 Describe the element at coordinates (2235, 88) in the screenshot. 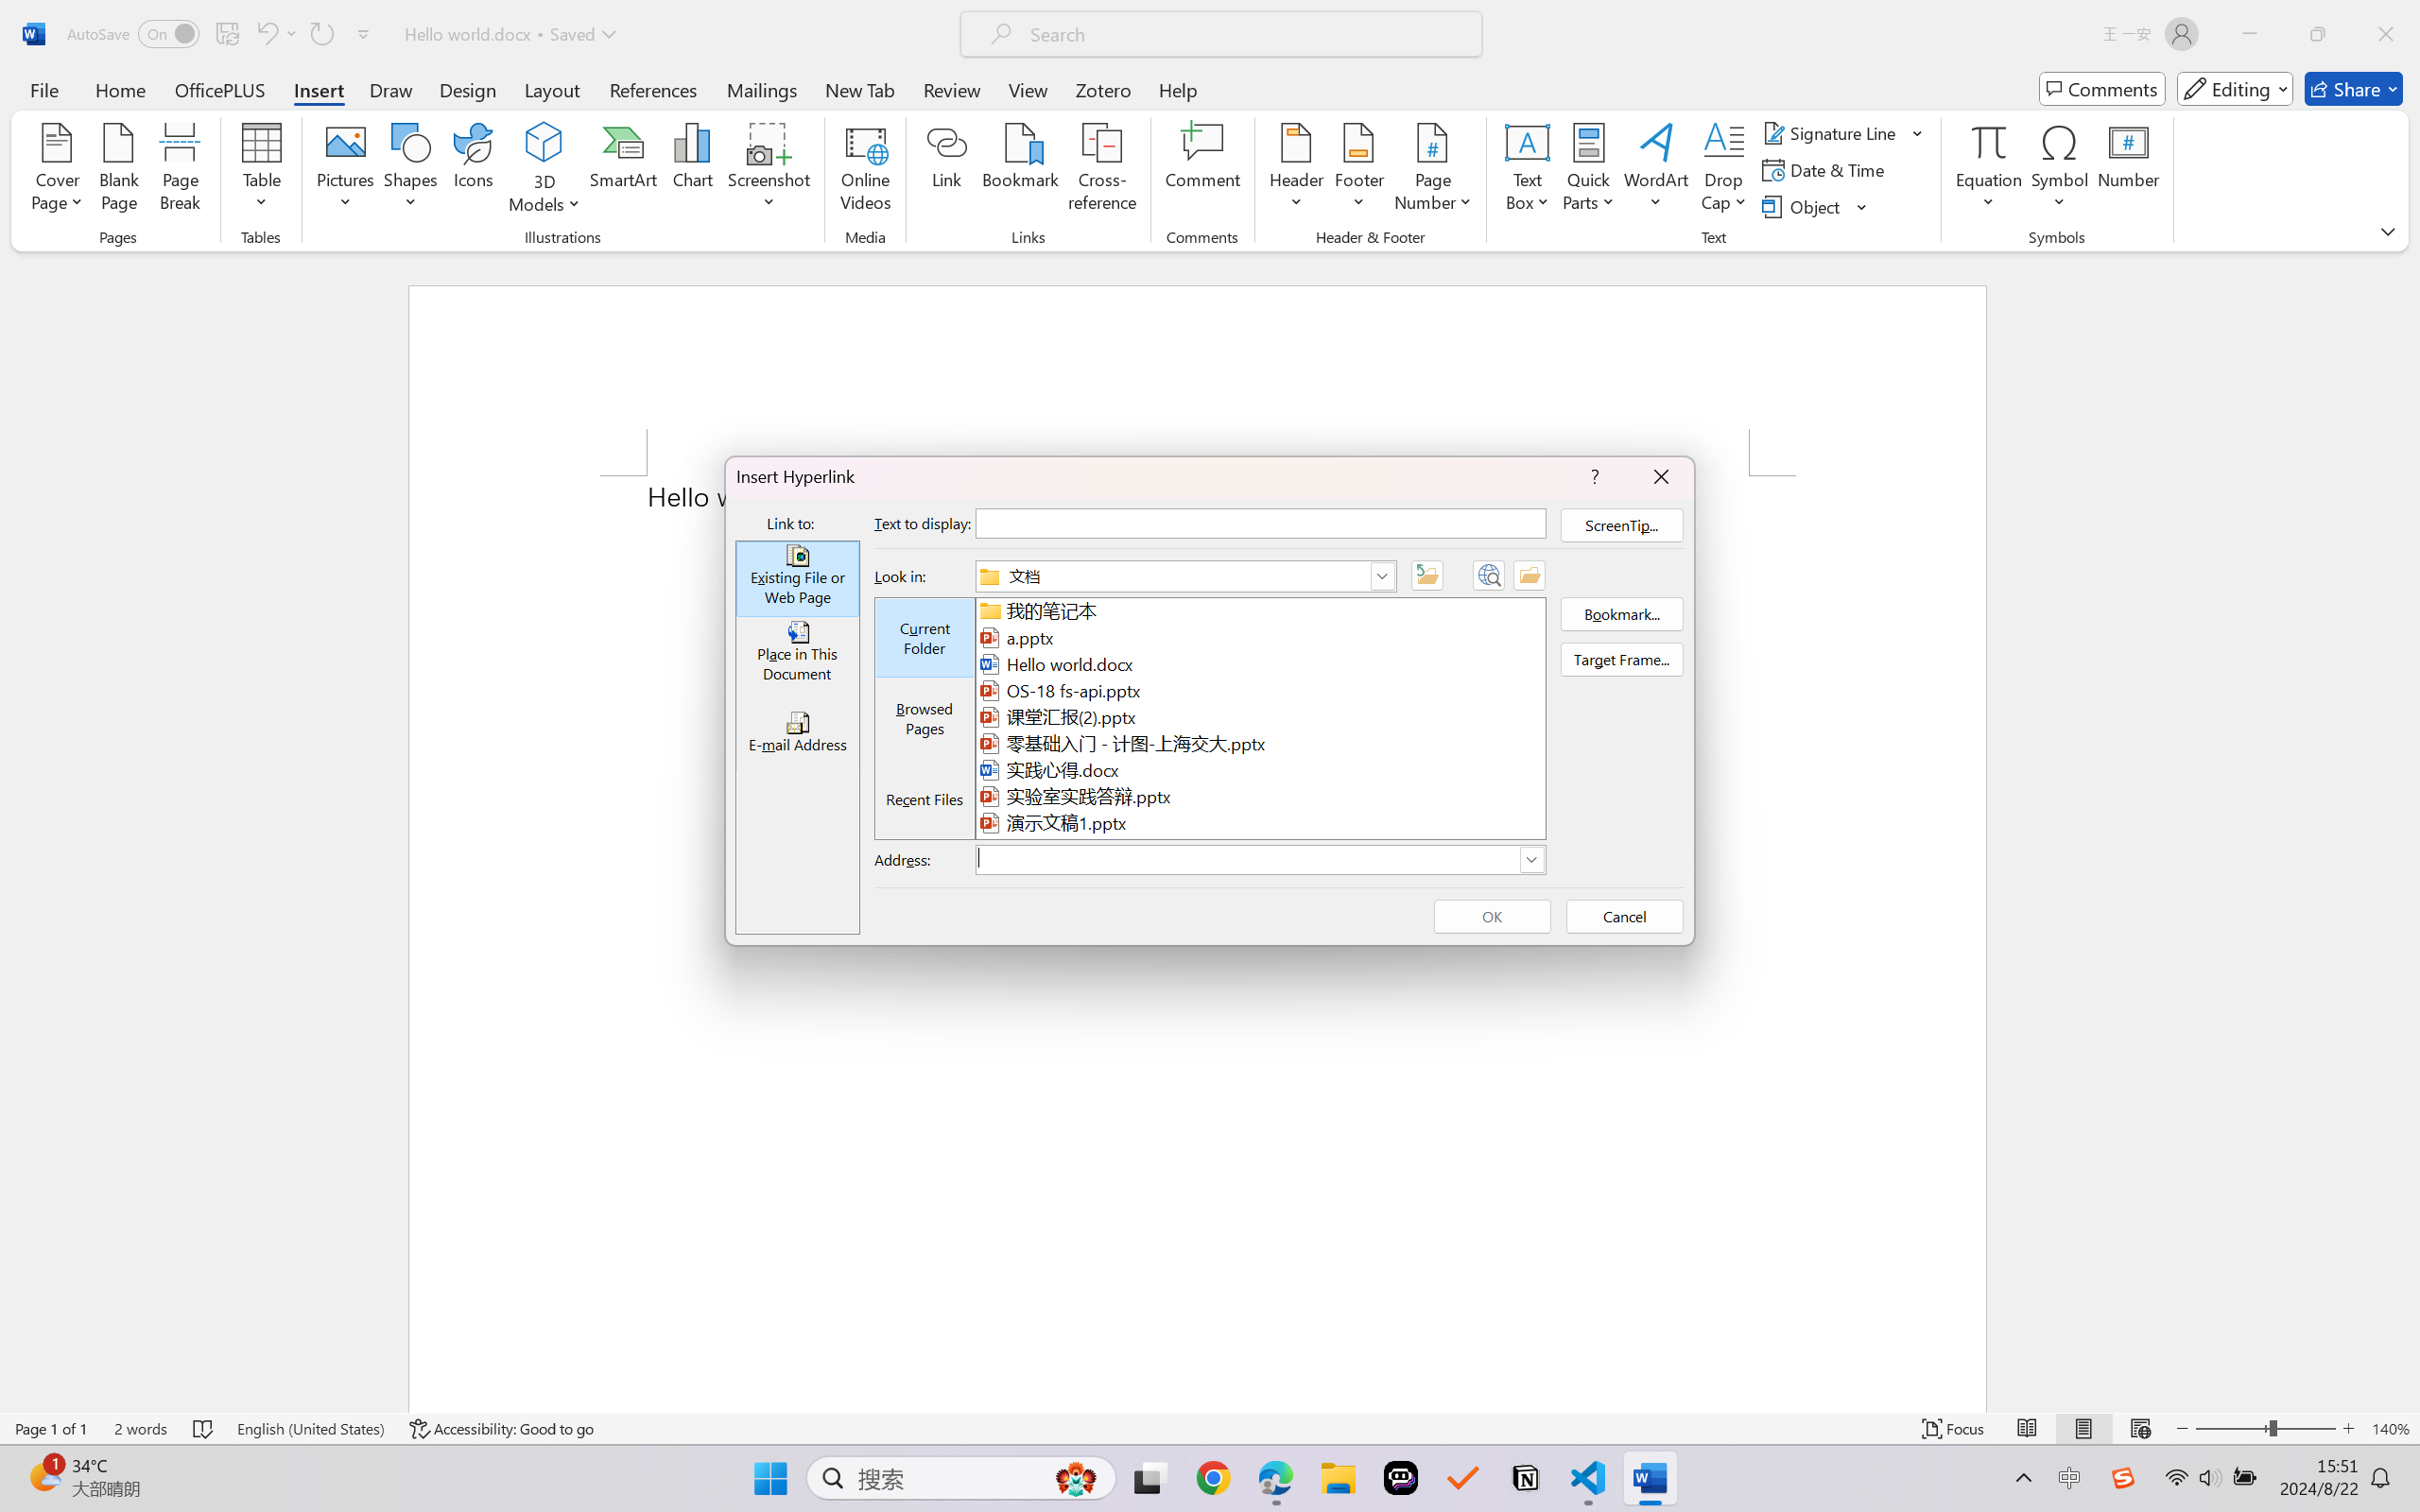

I see `'Mode'` at that location.